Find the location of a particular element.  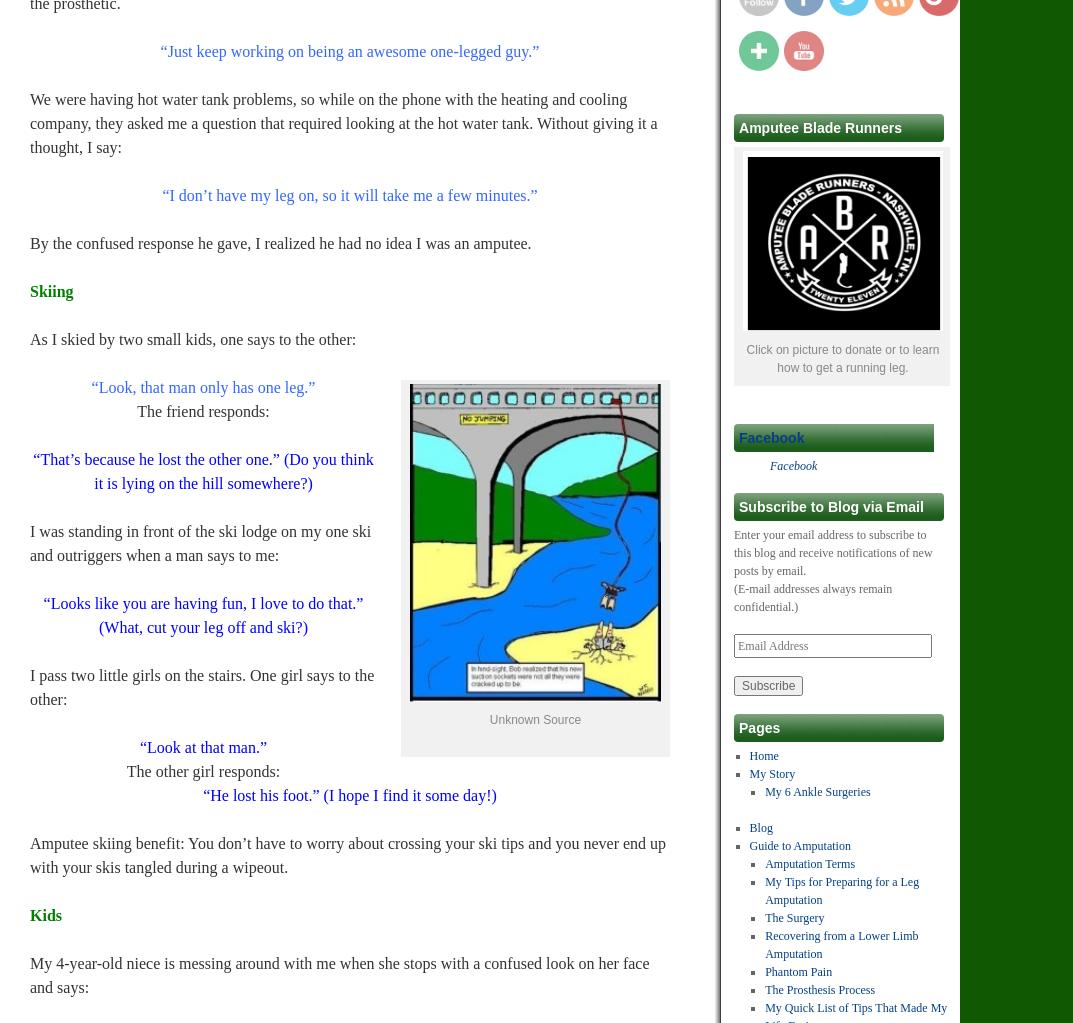

'Recovering from a Lower Limb Amputation' is located at coordinates (840, 945).